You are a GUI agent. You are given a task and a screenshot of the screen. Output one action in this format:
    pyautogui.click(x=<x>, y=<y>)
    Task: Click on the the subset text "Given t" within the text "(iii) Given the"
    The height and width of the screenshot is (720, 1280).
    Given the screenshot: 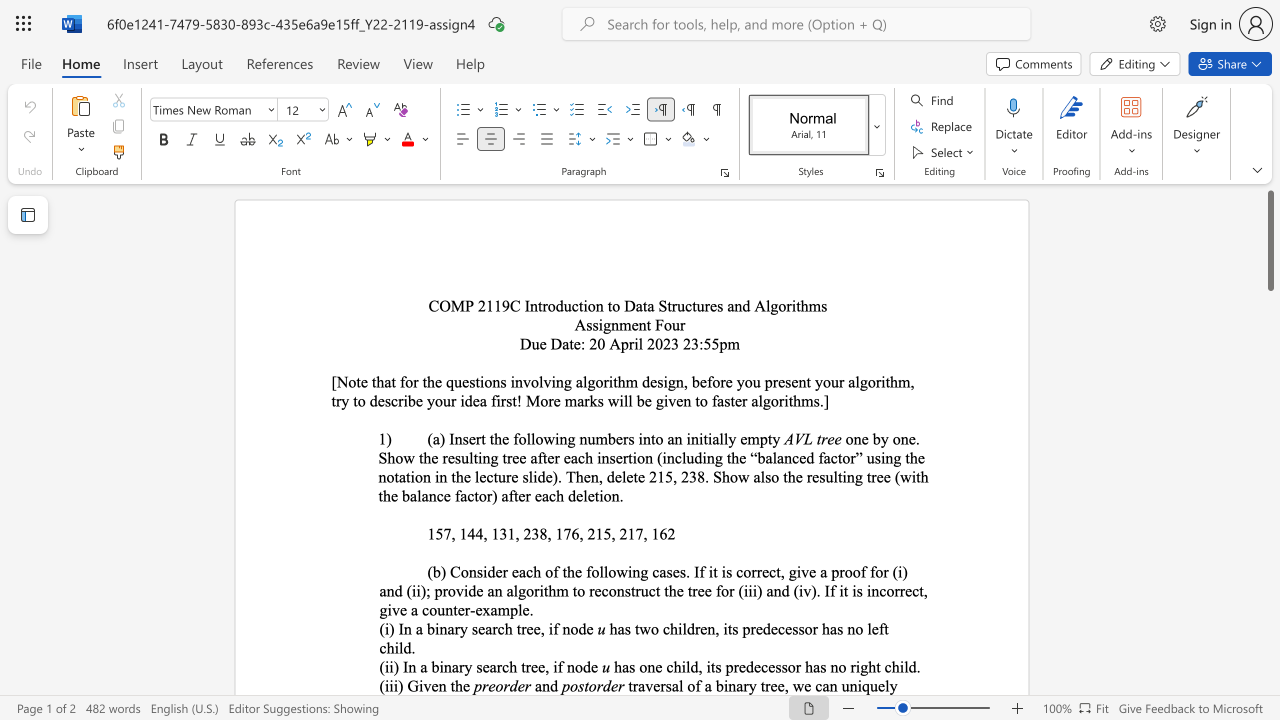 What is the action you would take?
    pyautogui.click(x=406, y=685)
    